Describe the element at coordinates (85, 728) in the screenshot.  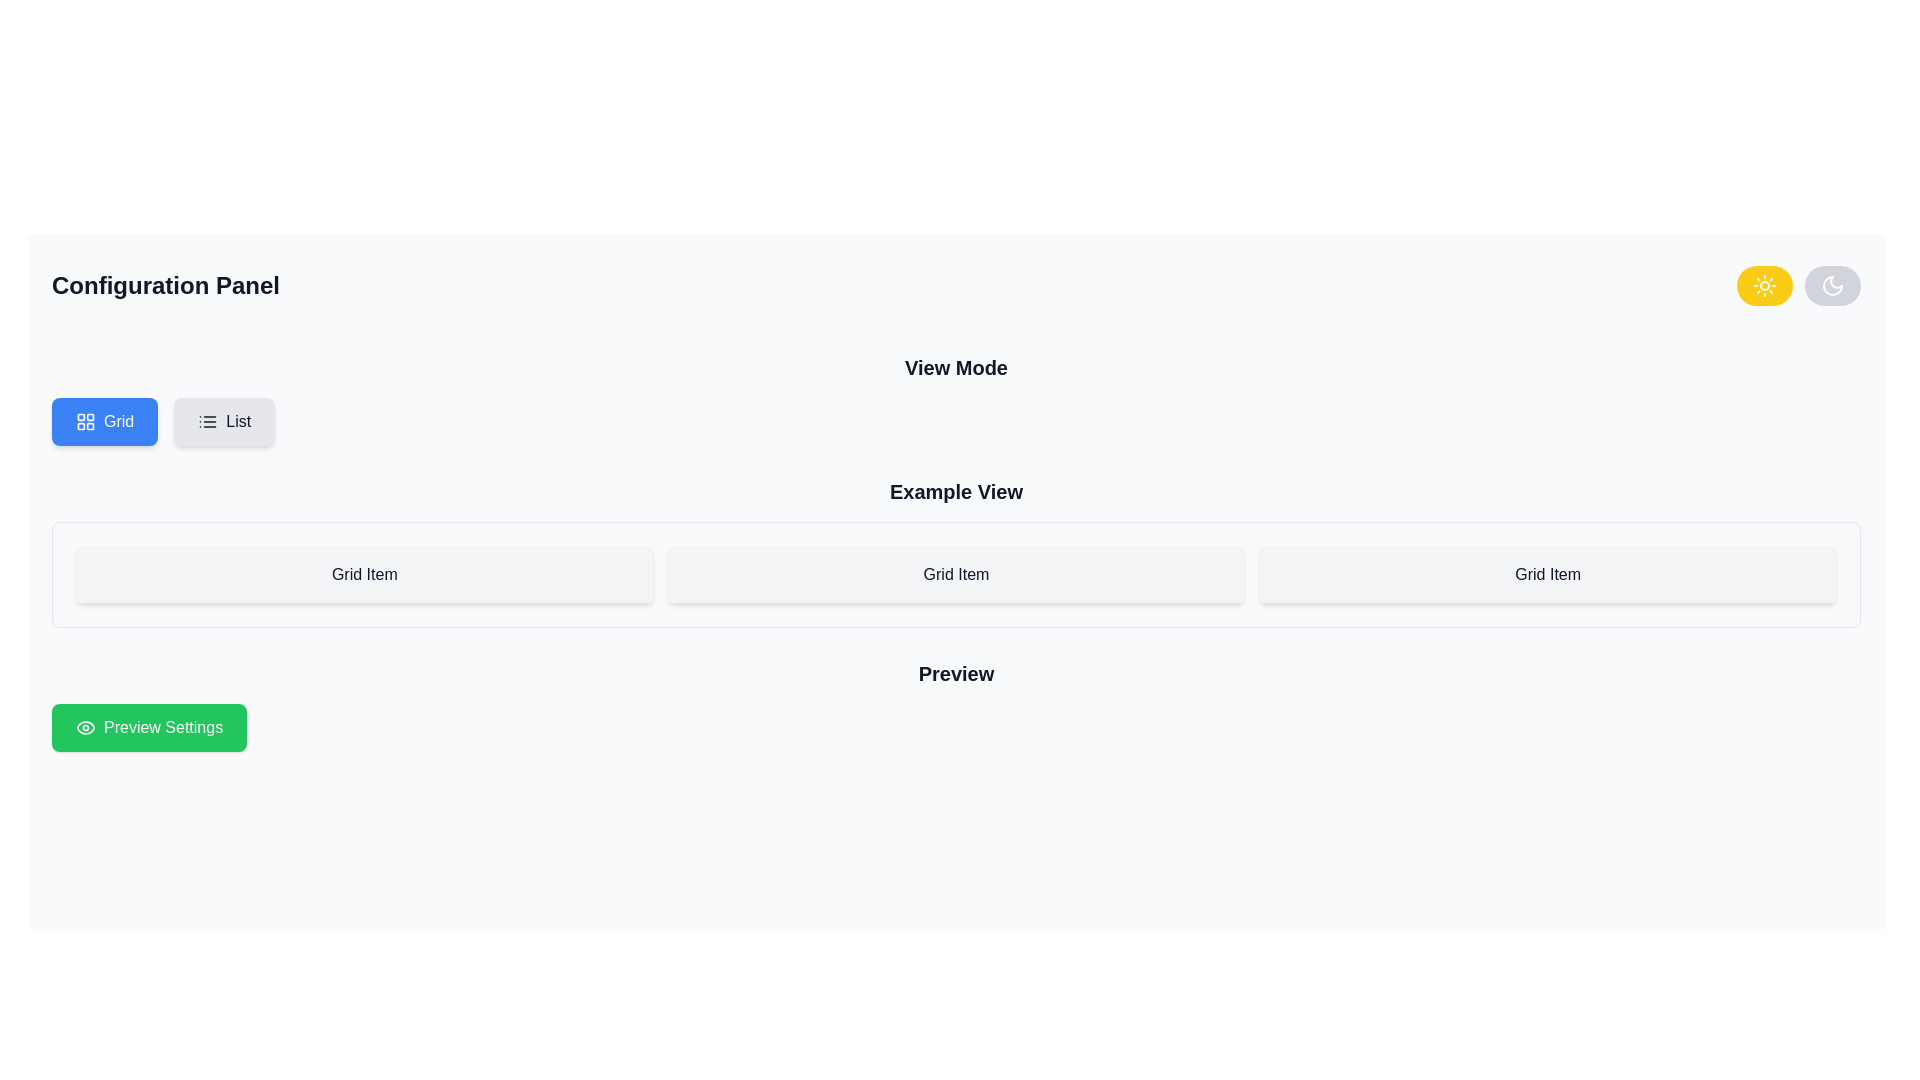
I see `the preview icon located within the green 'Preview Settings' button at the bottom-left side of the interface` at that location.